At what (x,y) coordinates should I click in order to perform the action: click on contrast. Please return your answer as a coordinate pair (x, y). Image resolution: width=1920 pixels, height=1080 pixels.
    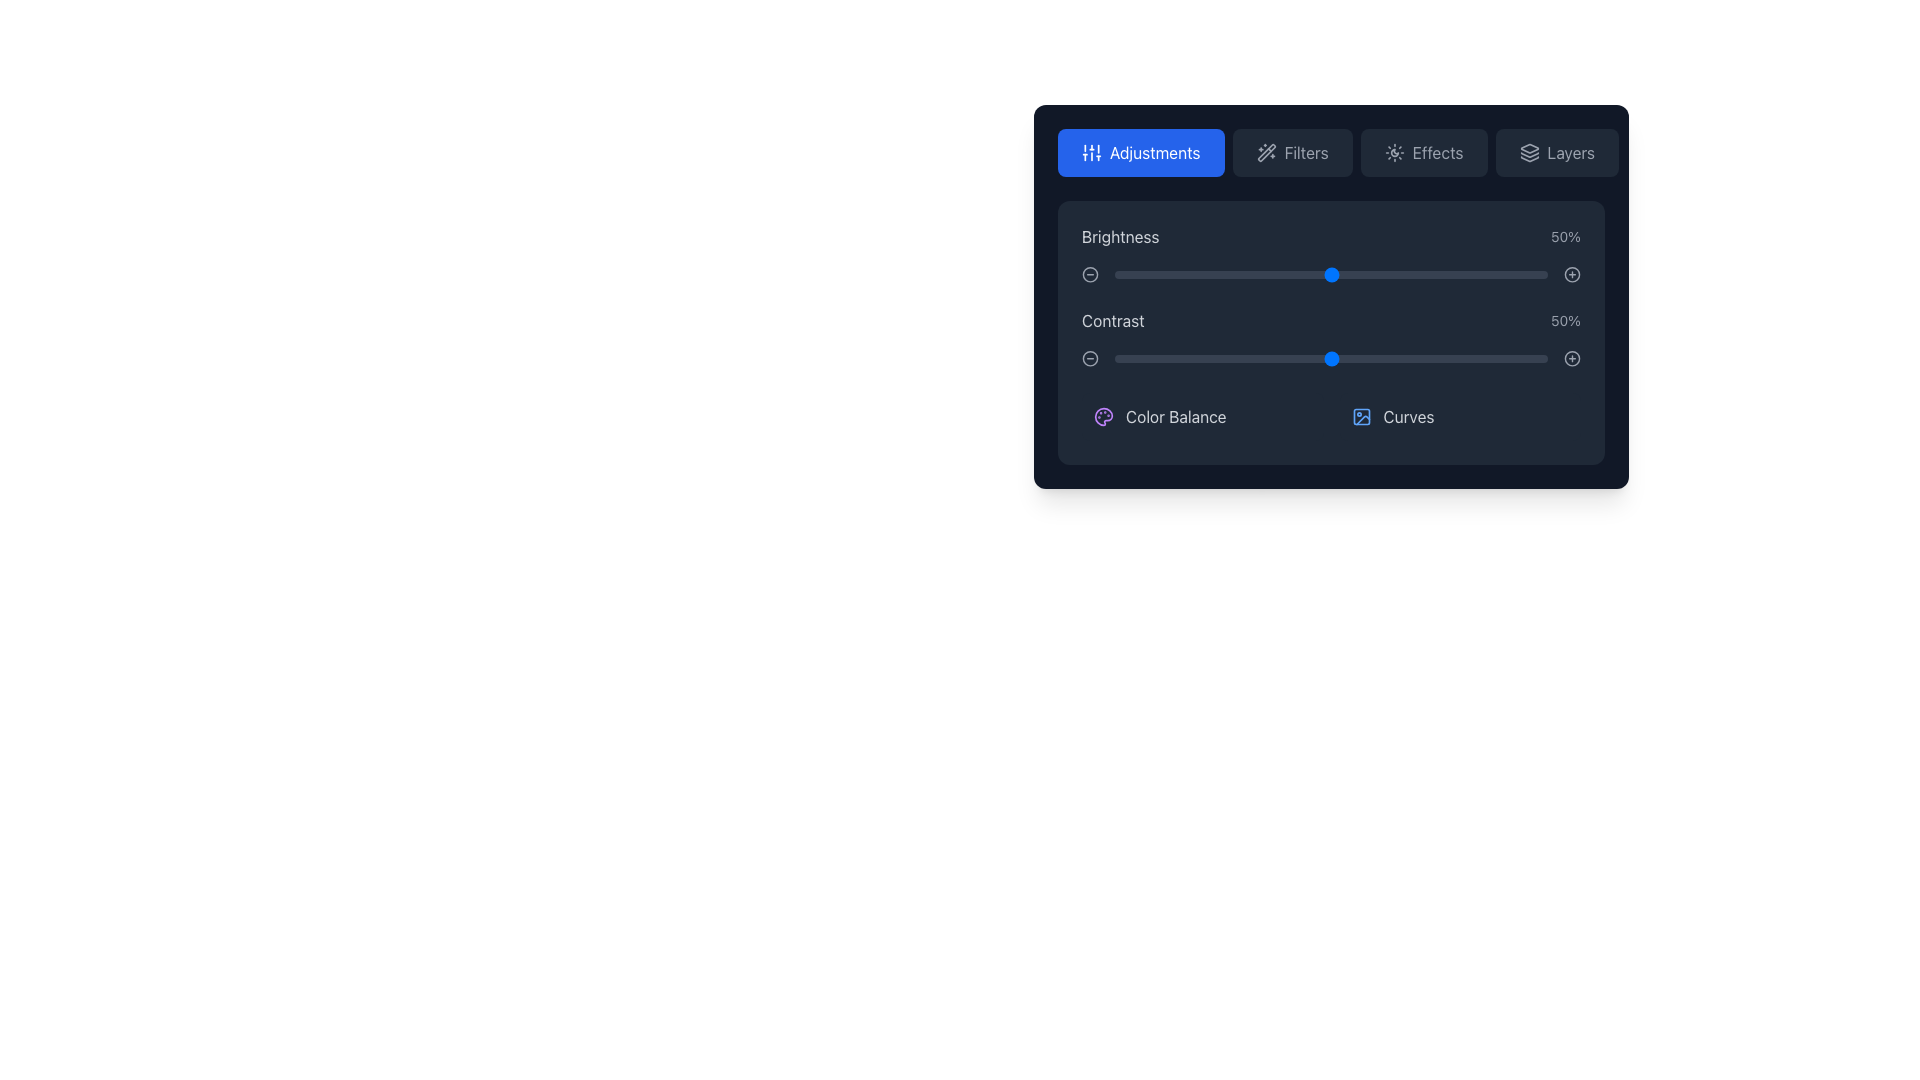
    Looking at the image, I should click on (1197, 357).